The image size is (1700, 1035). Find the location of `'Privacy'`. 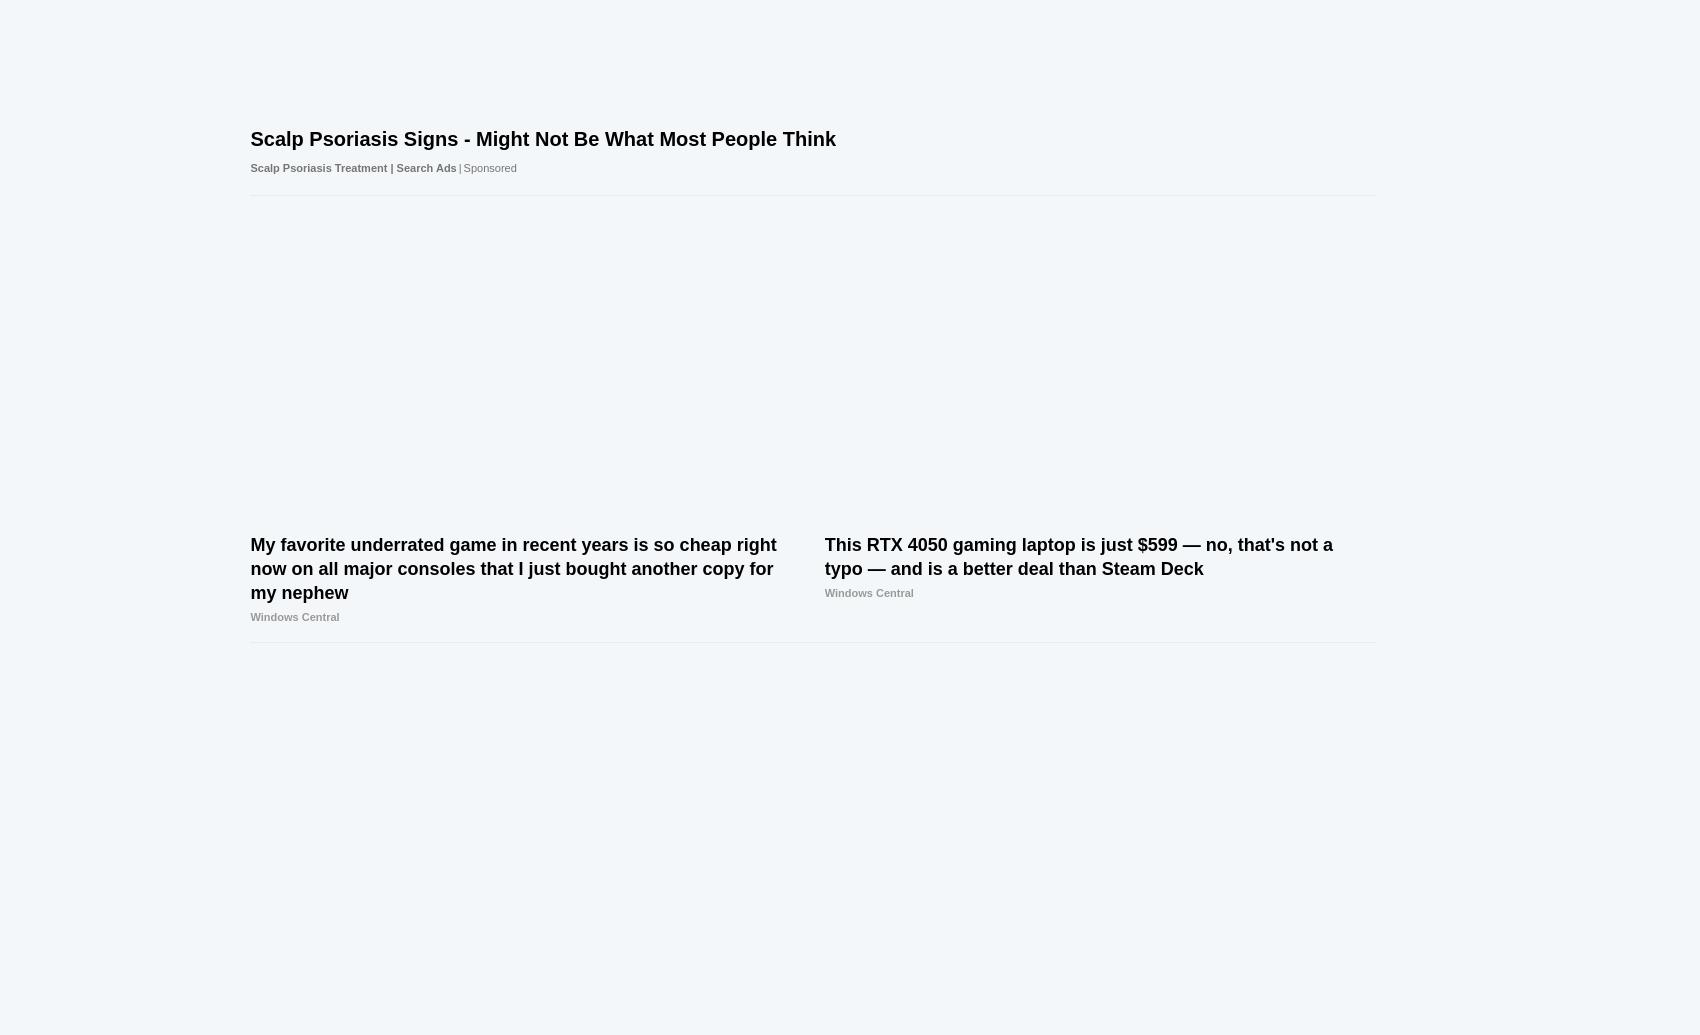

'Privacy' is located at coordinates (901, 1010).